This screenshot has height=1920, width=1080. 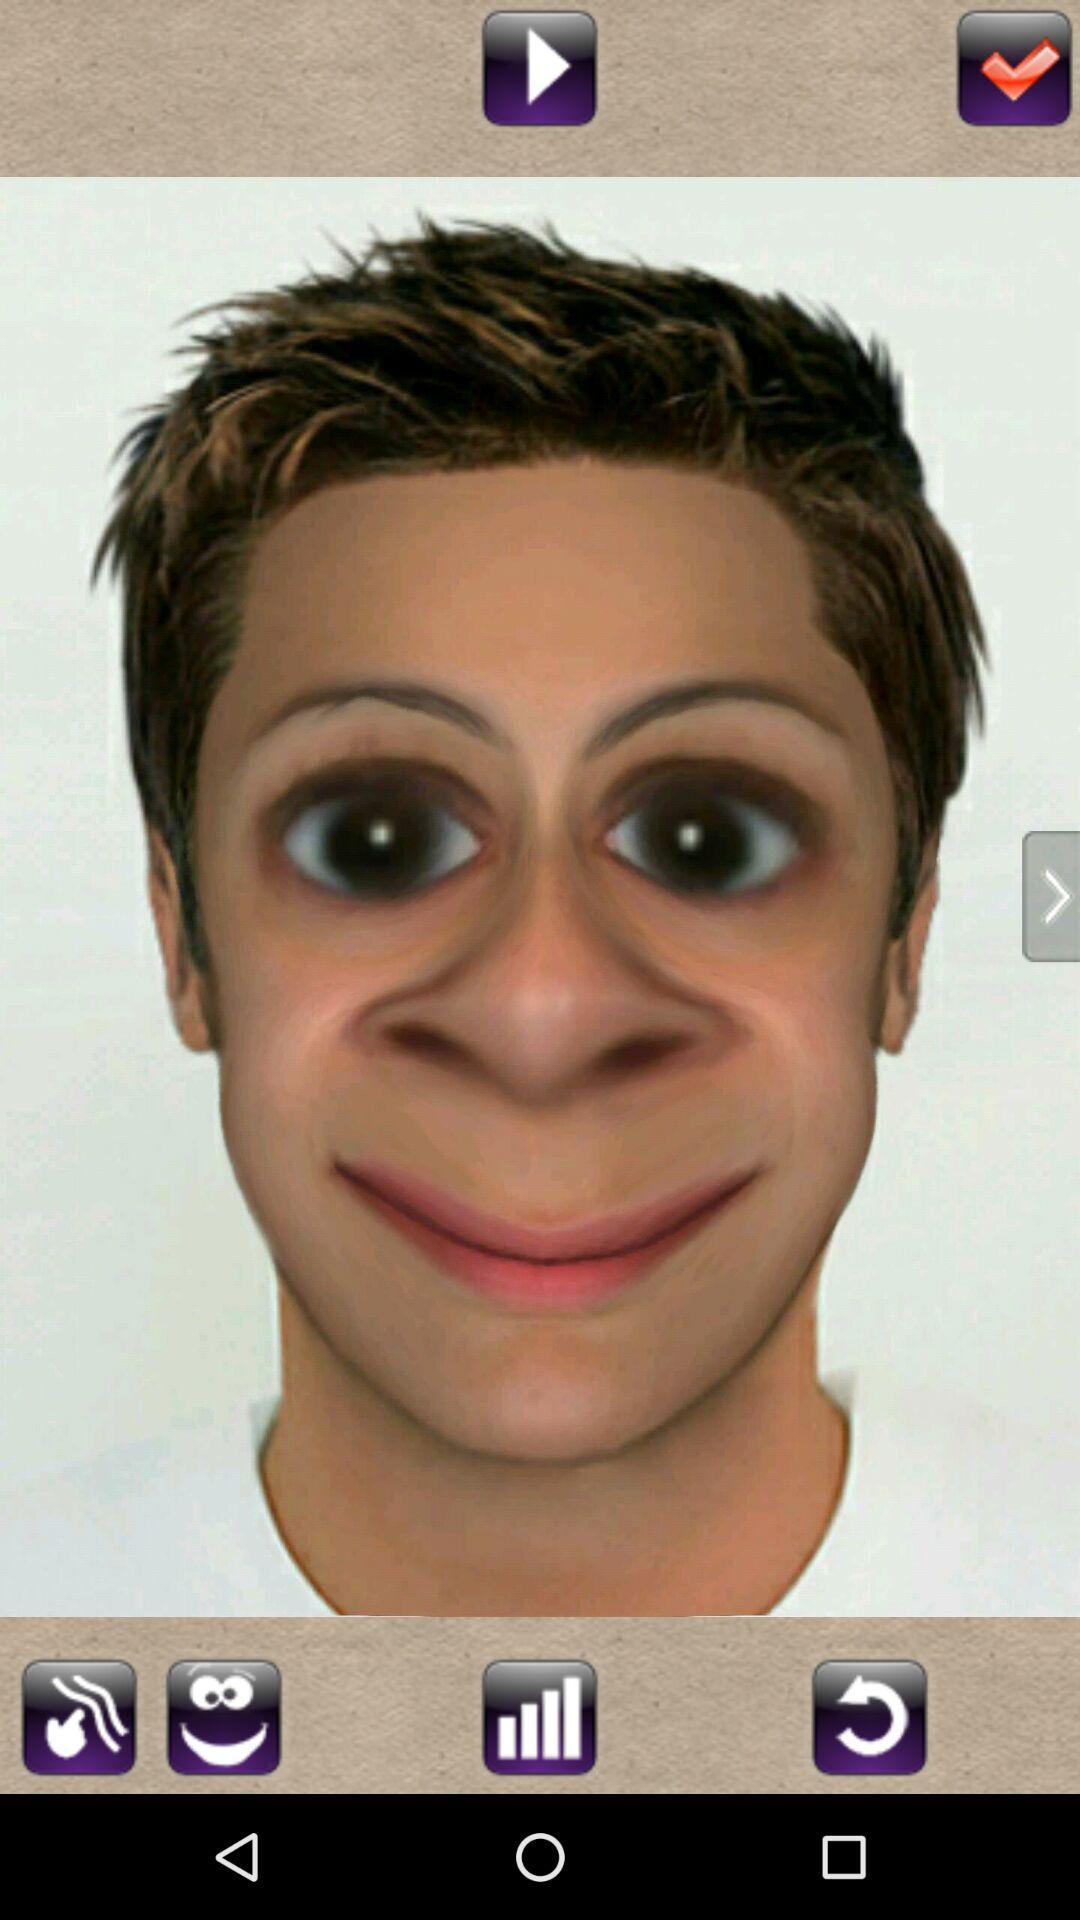 I want to click on the icon at the top, so click(x=538, y=65).